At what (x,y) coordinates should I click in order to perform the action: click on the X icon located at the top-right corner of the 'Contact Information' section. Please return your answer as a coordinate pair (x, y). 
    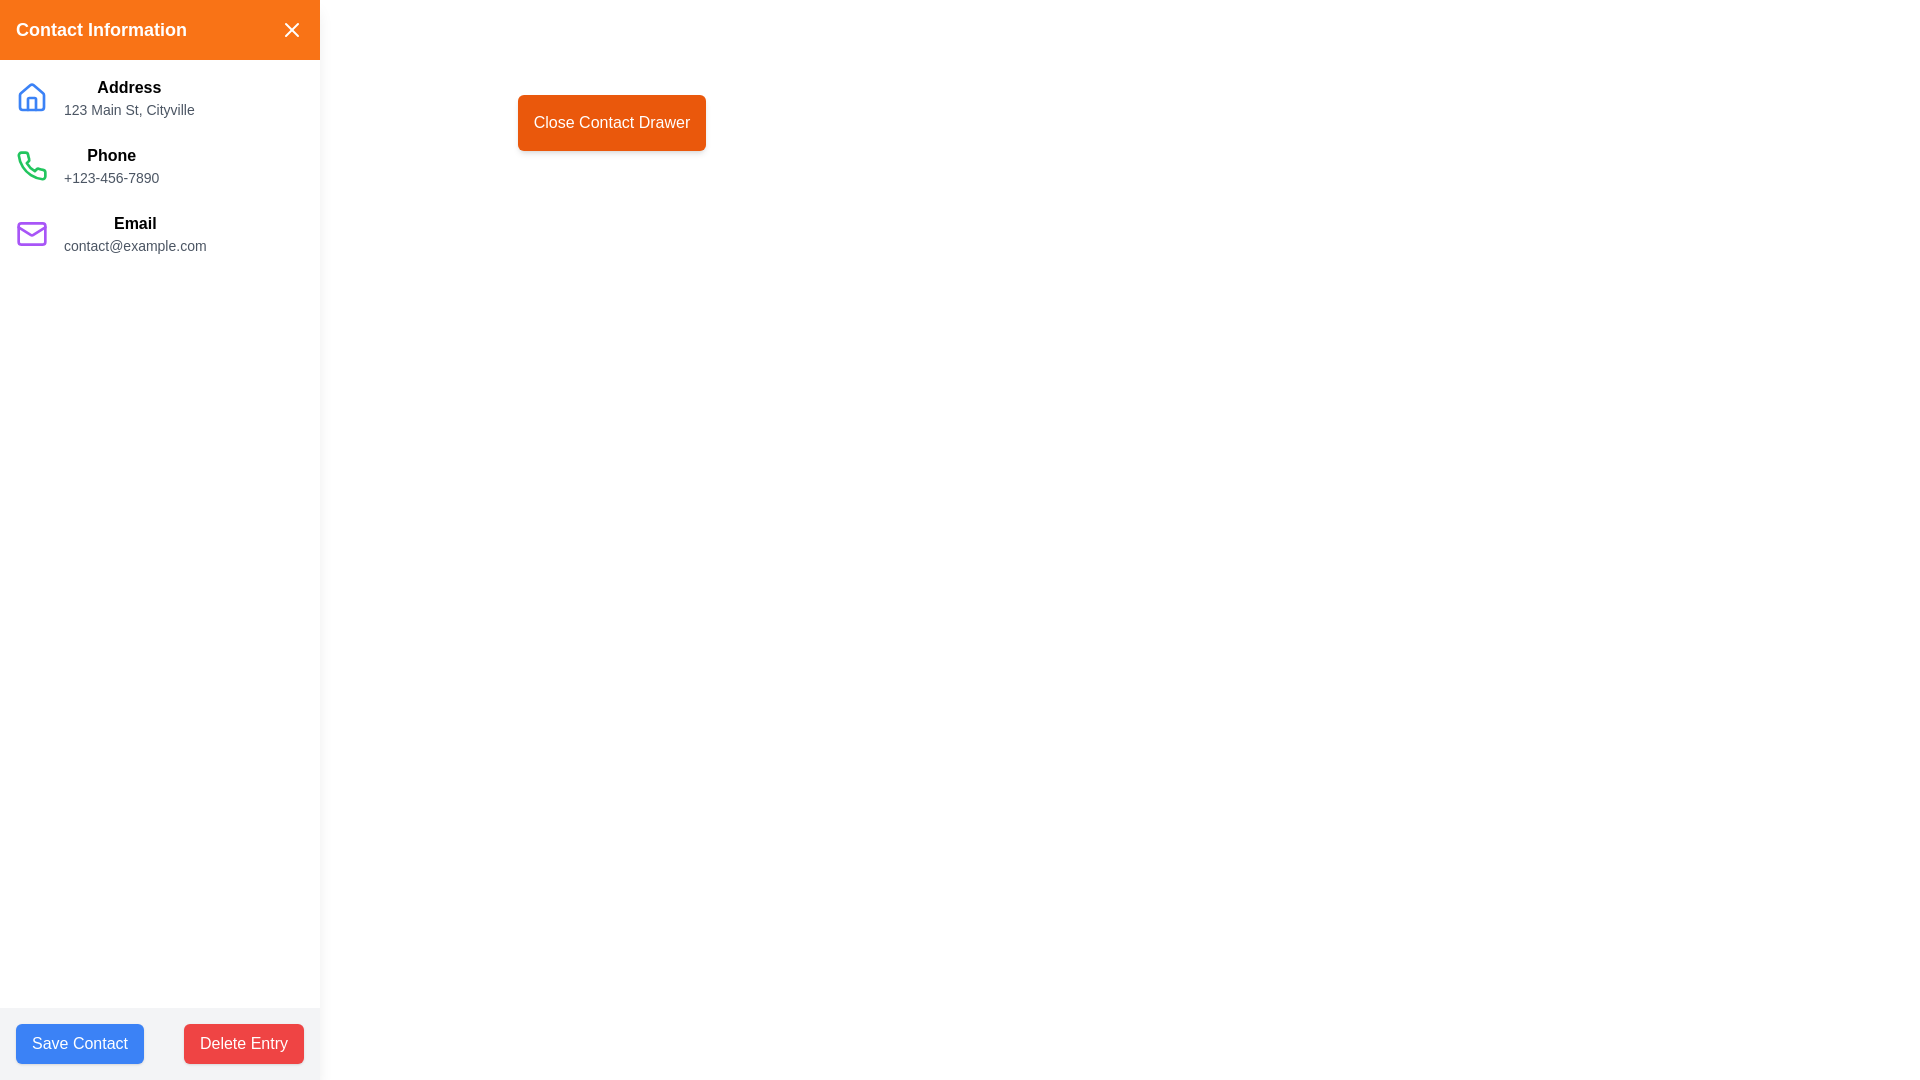
    Looking at the image, I should click on (291, 30).